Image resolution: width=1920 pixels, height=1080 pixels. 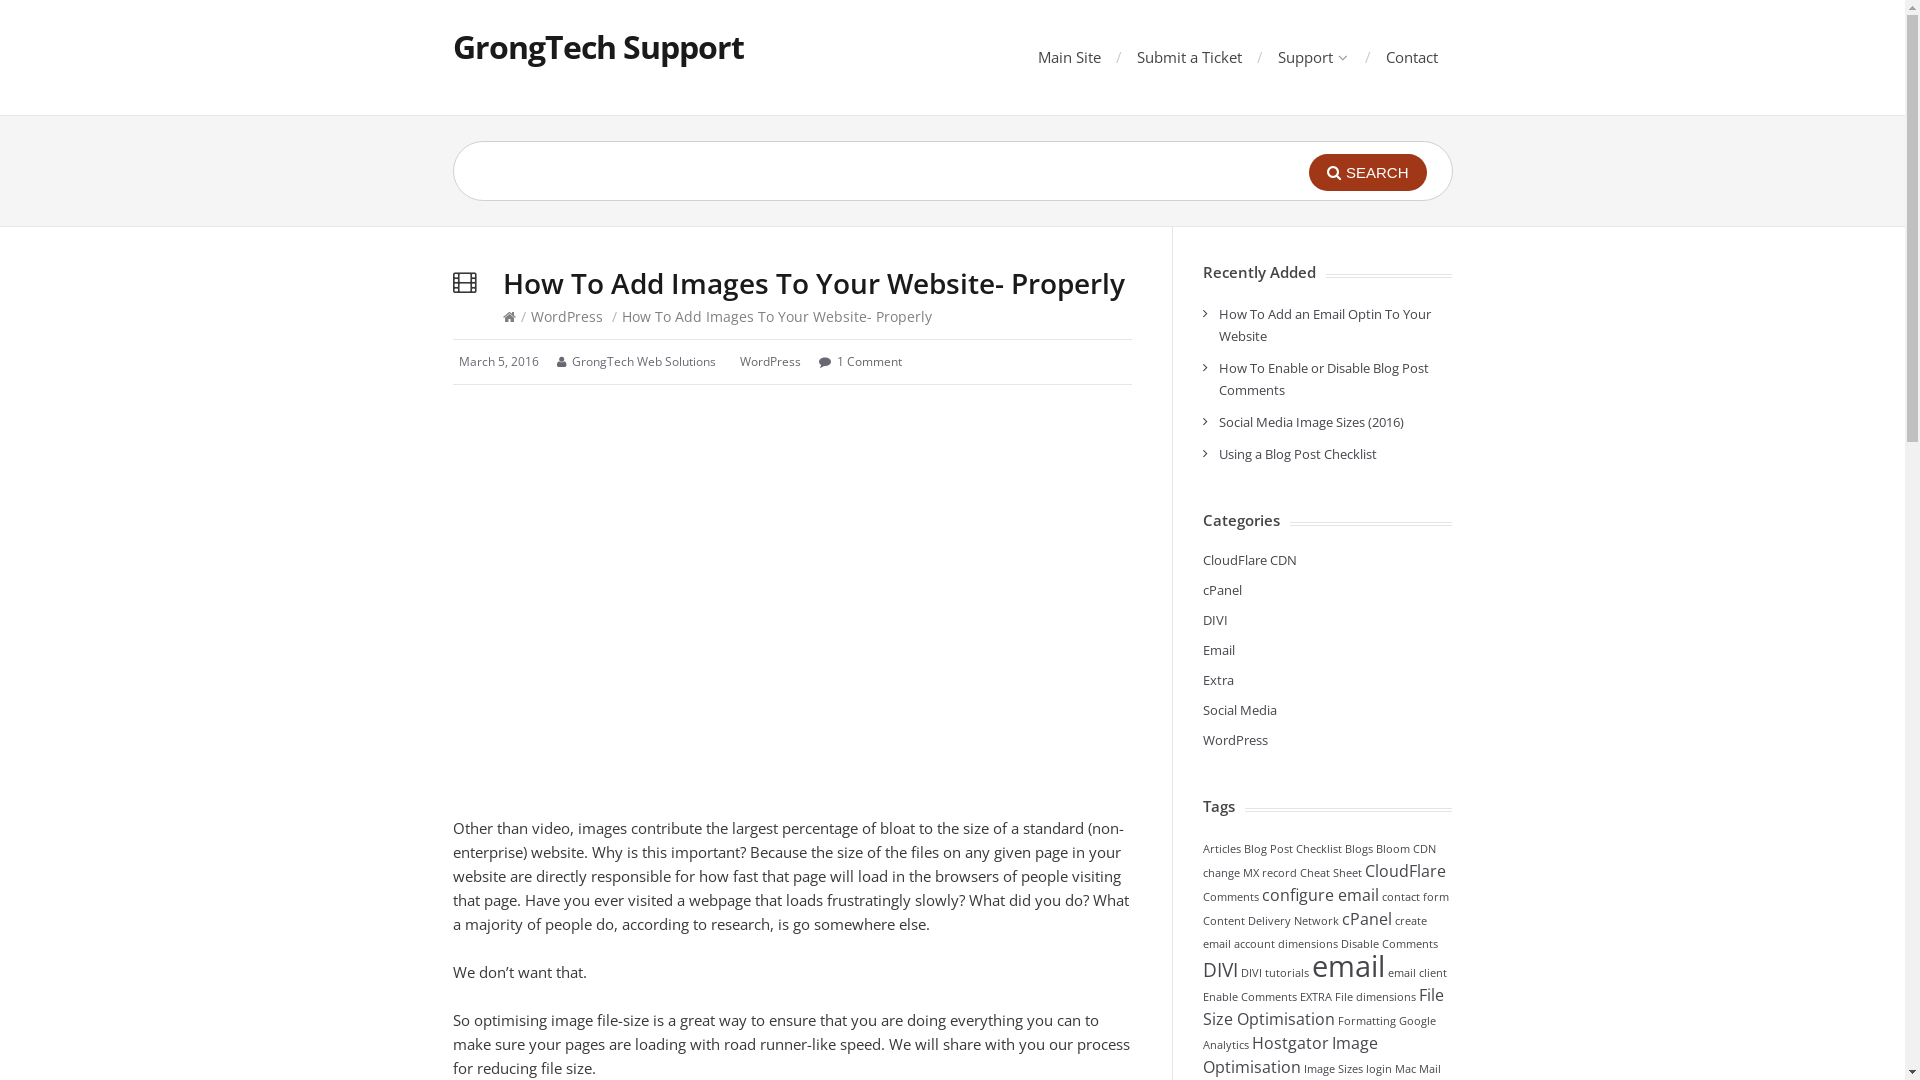 What do you see at coordinates (1217, 454) in the screenshot?
I see `'Using a Blog Post Checklist'` at bounding box center [1217, 454].